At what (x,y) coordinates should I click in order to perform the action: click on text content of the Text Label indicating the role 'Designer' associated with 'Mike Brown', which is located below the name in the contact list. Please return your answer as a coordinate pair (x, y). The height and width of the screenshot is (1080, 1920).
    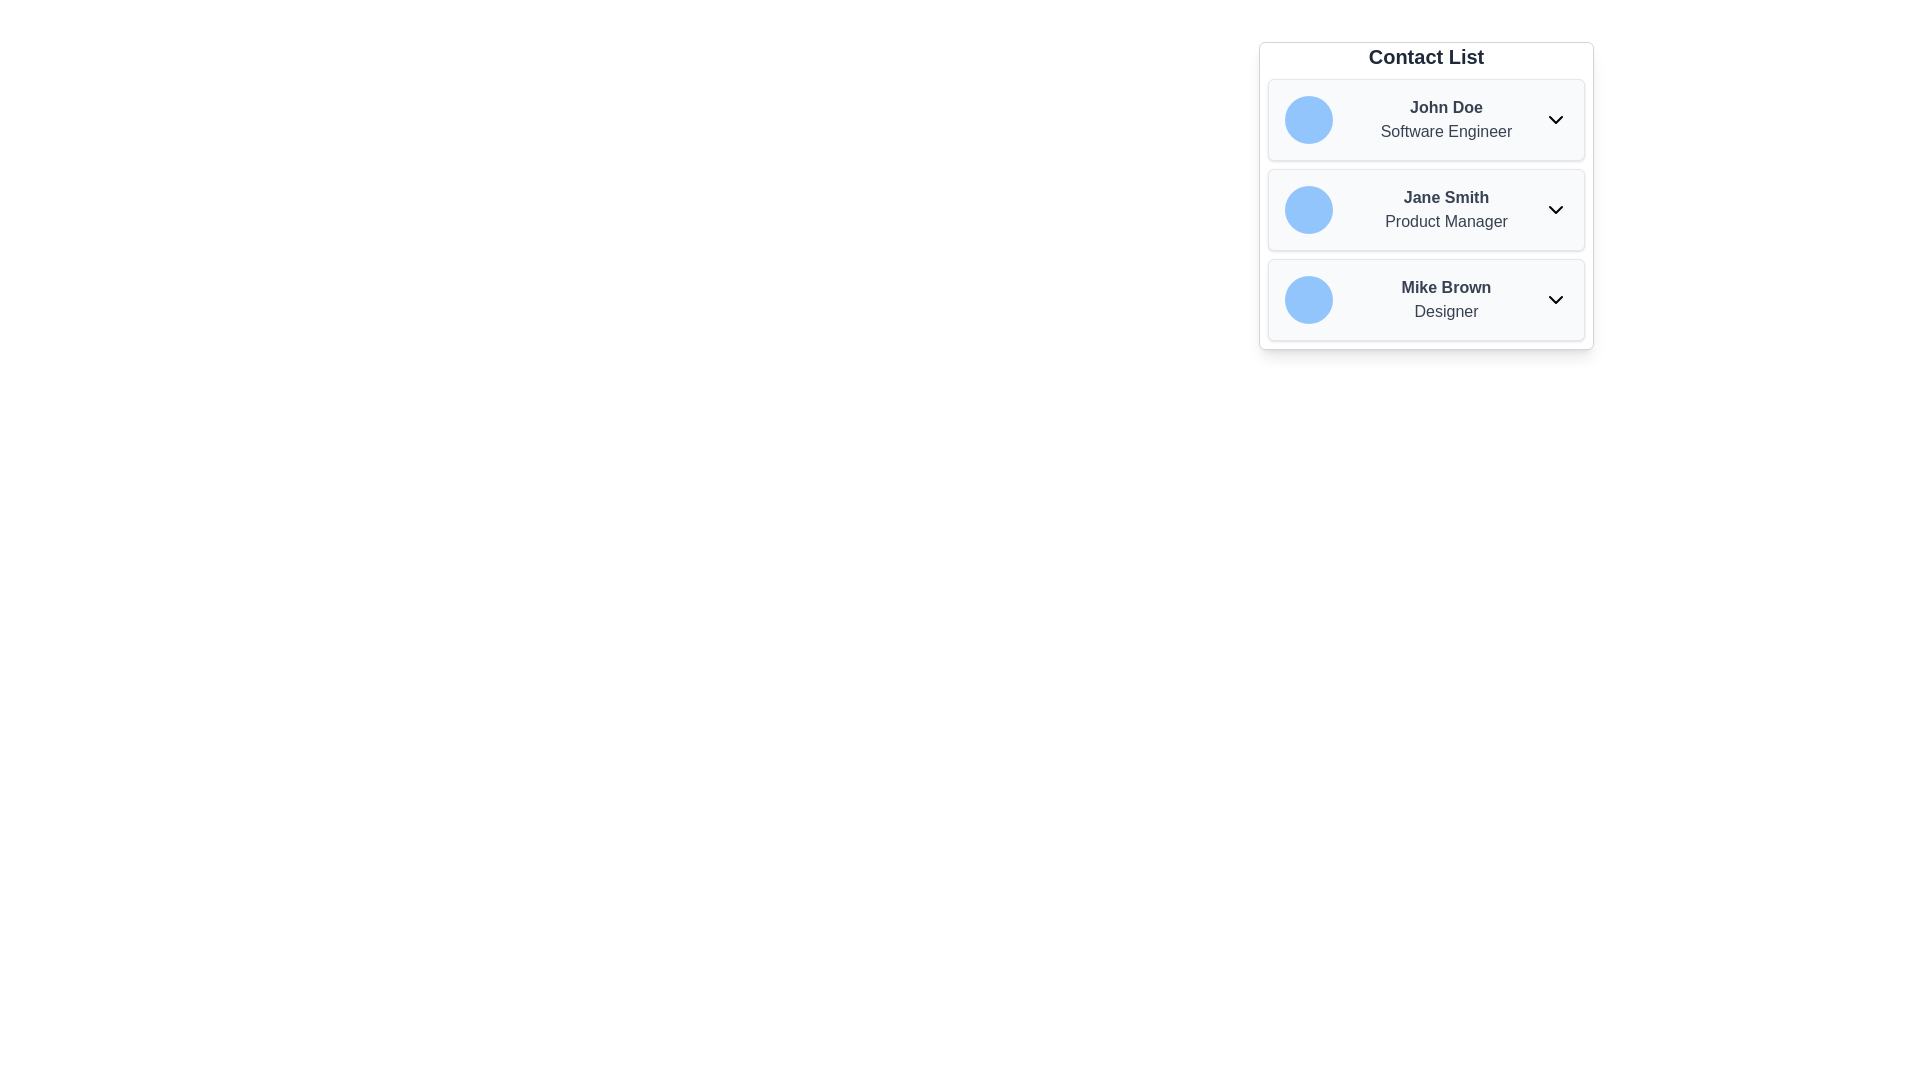
    Looking at the image, I should click on (1446, 312).